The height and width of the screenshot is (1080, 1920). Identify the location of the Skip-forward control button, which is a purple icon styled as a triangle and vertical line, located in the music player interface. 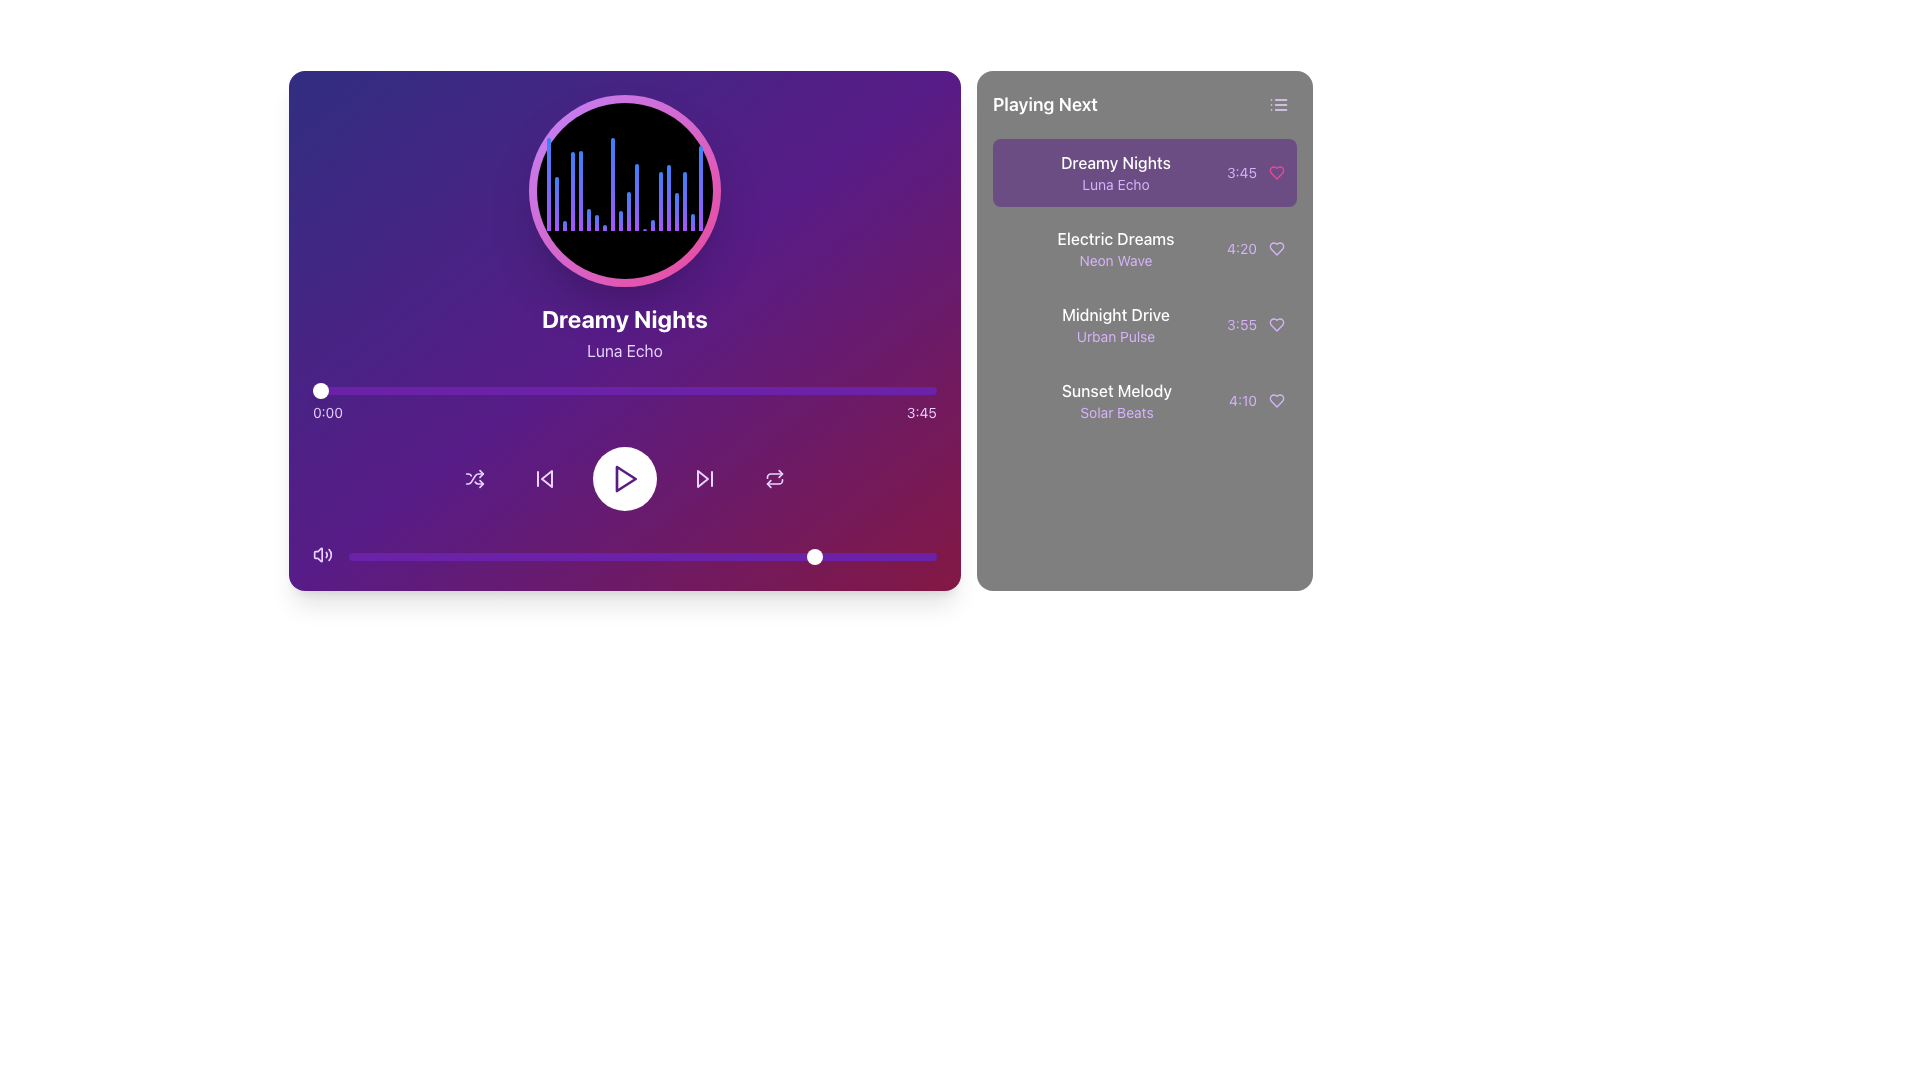
(705, 478).